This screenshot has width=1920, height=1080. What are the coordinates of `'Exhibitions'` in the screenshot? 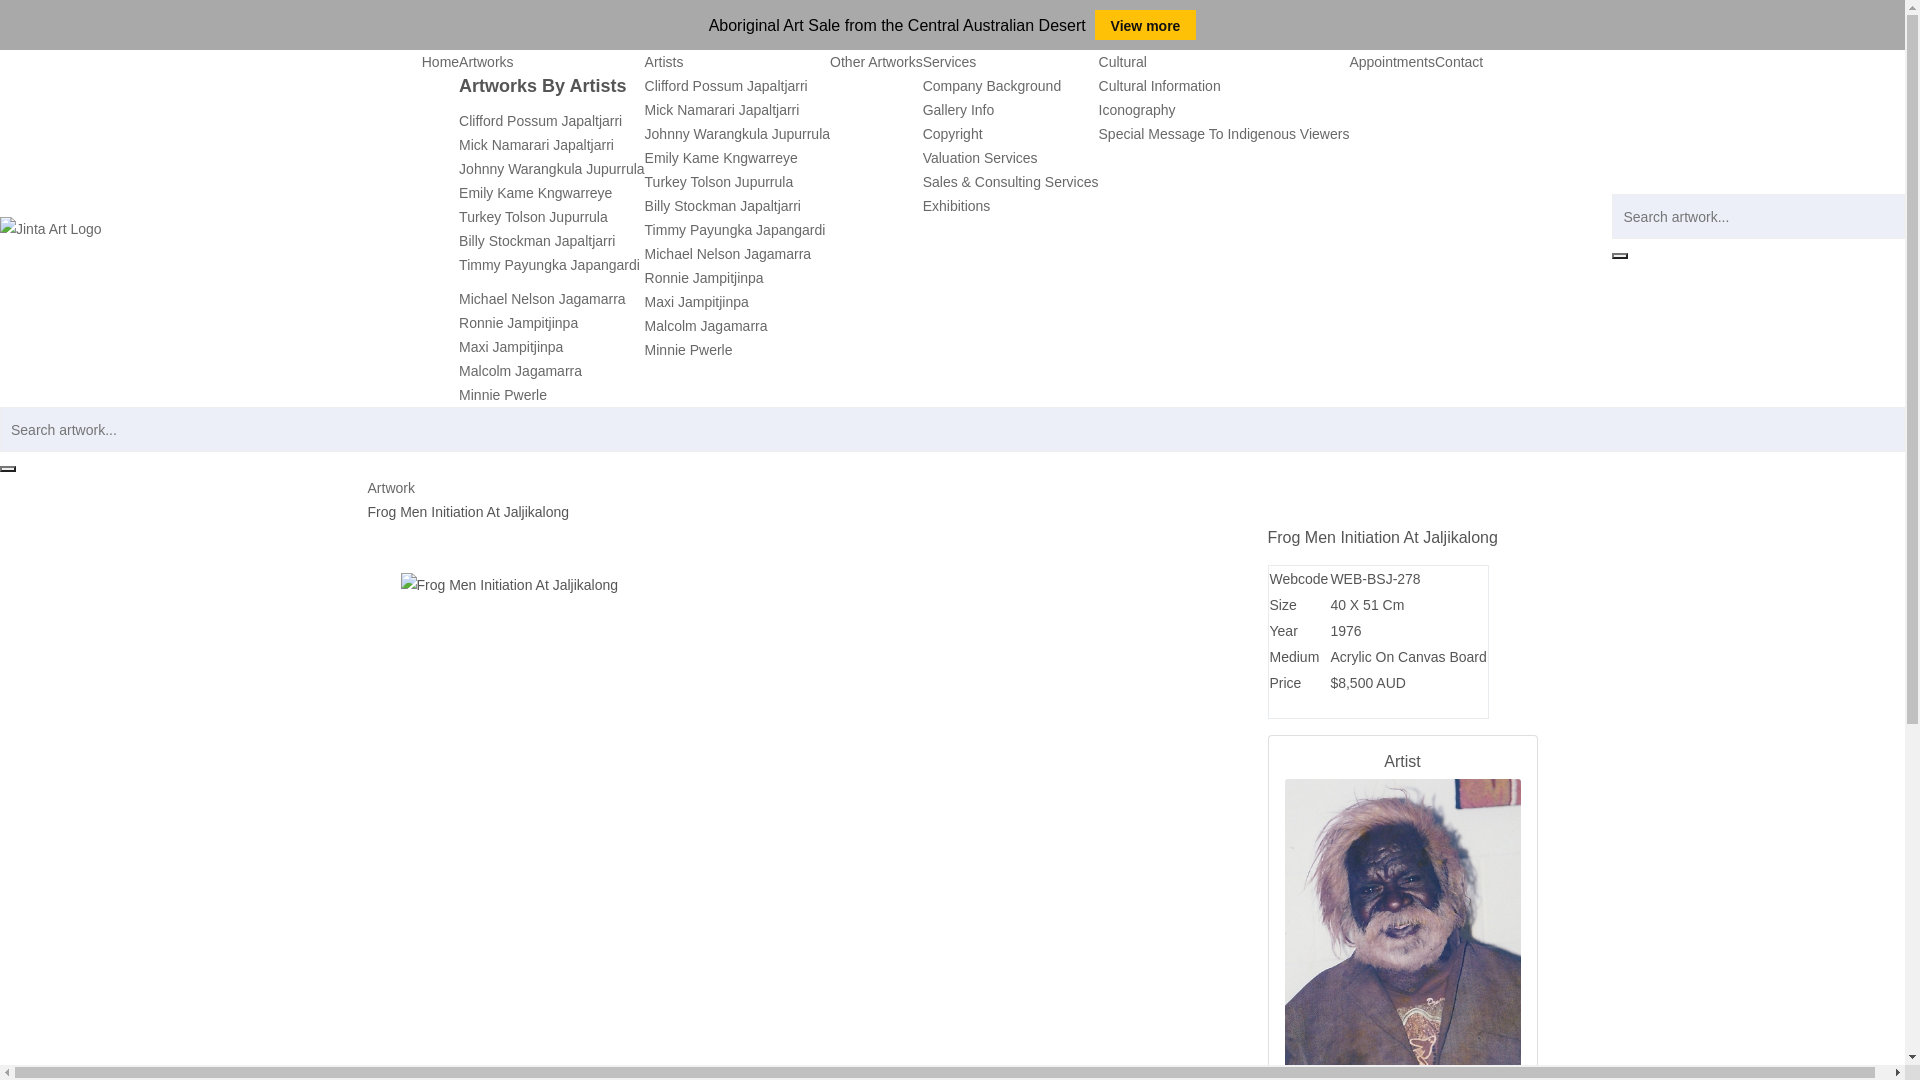 It's located at (955, 205).